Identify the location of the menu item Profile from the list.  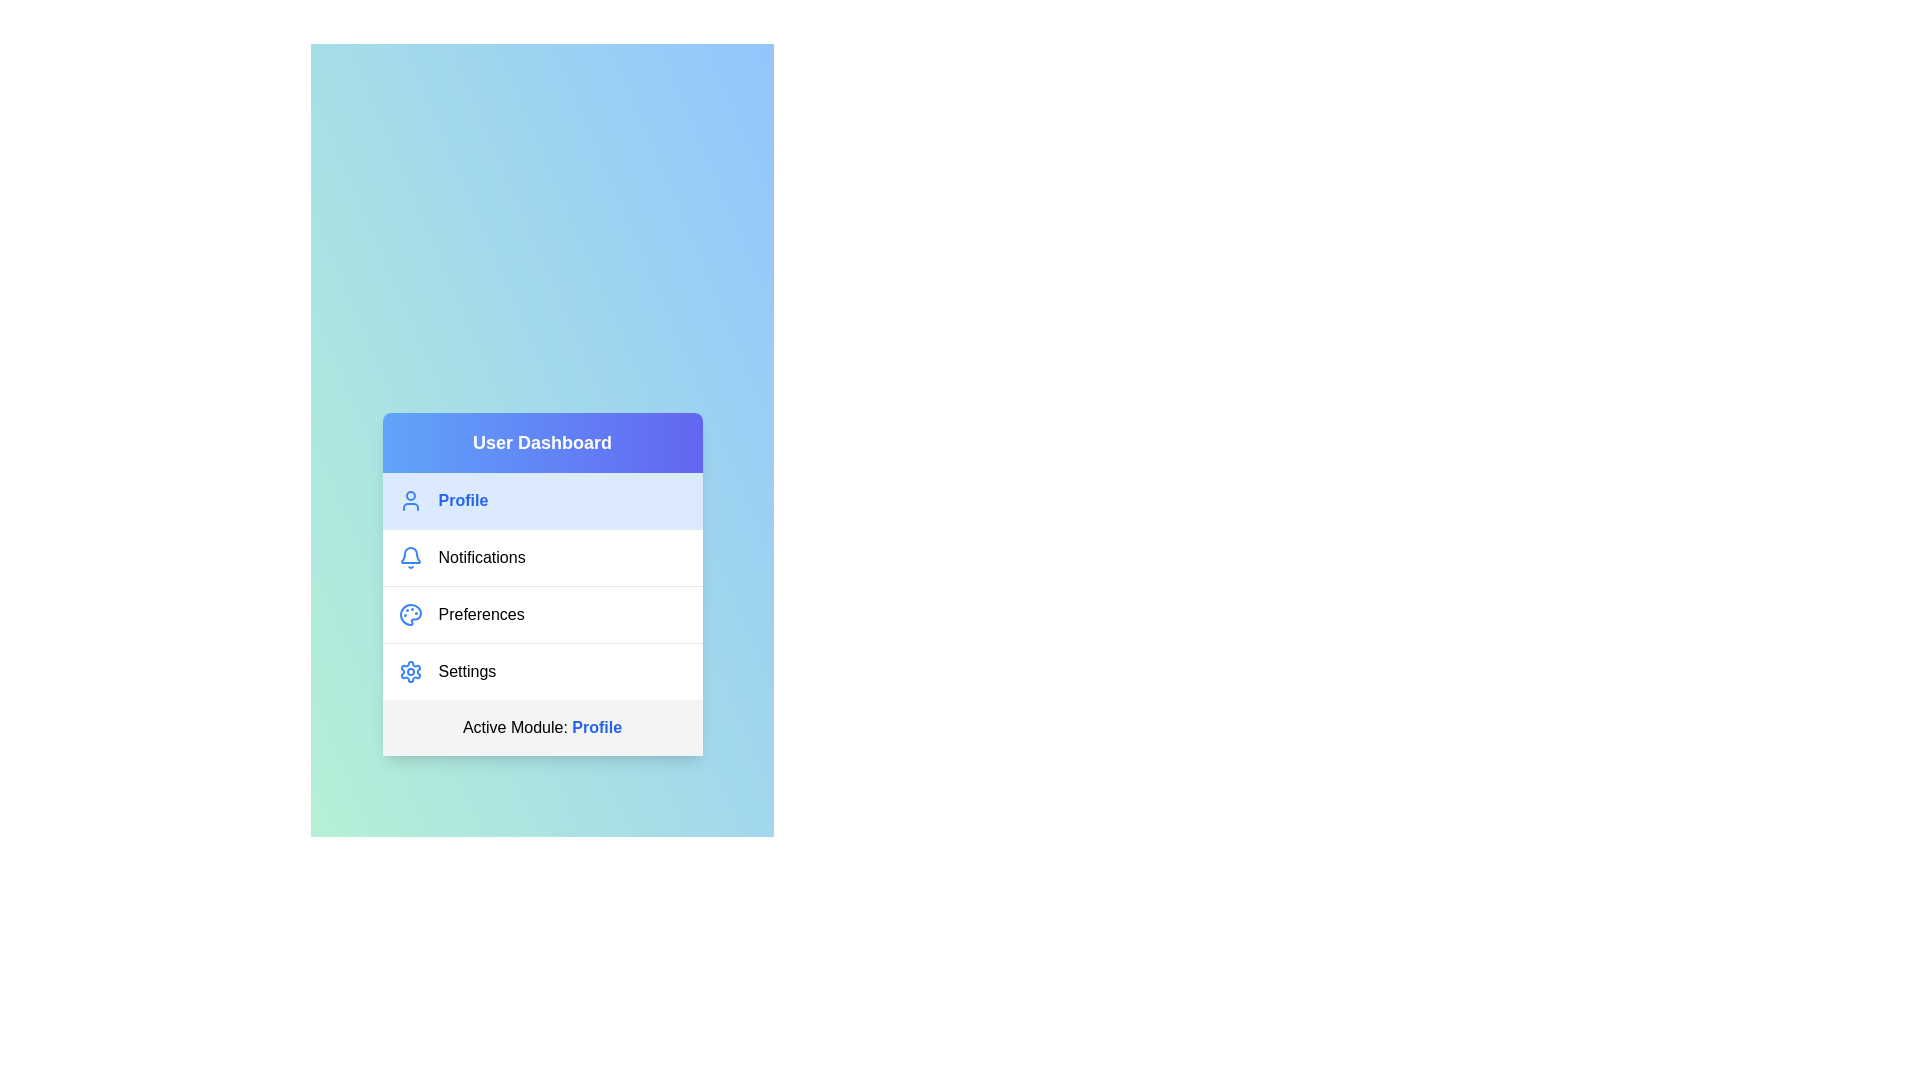
(542, 499).